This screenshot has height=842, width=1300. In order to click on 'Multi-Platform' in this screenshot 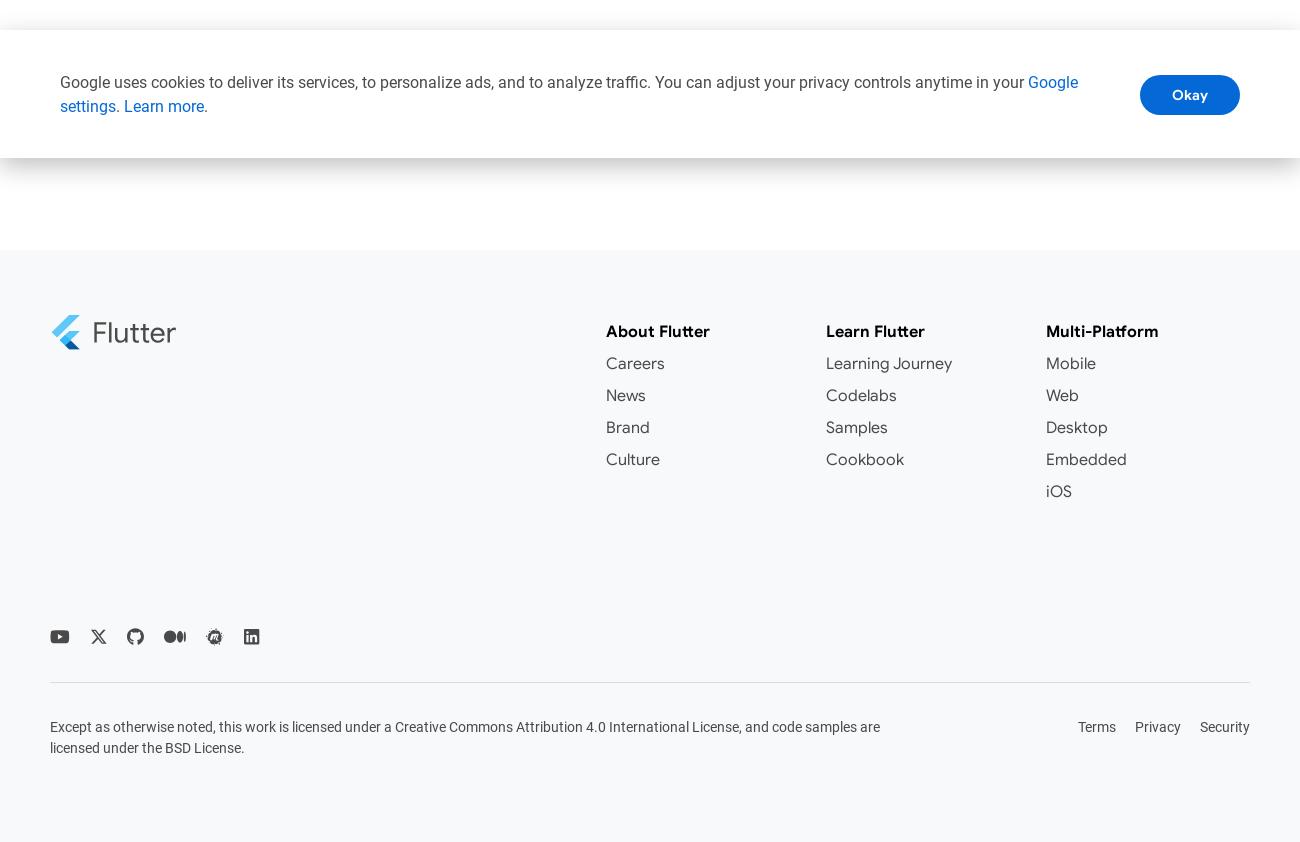, I will do `click(1101, 330)`.